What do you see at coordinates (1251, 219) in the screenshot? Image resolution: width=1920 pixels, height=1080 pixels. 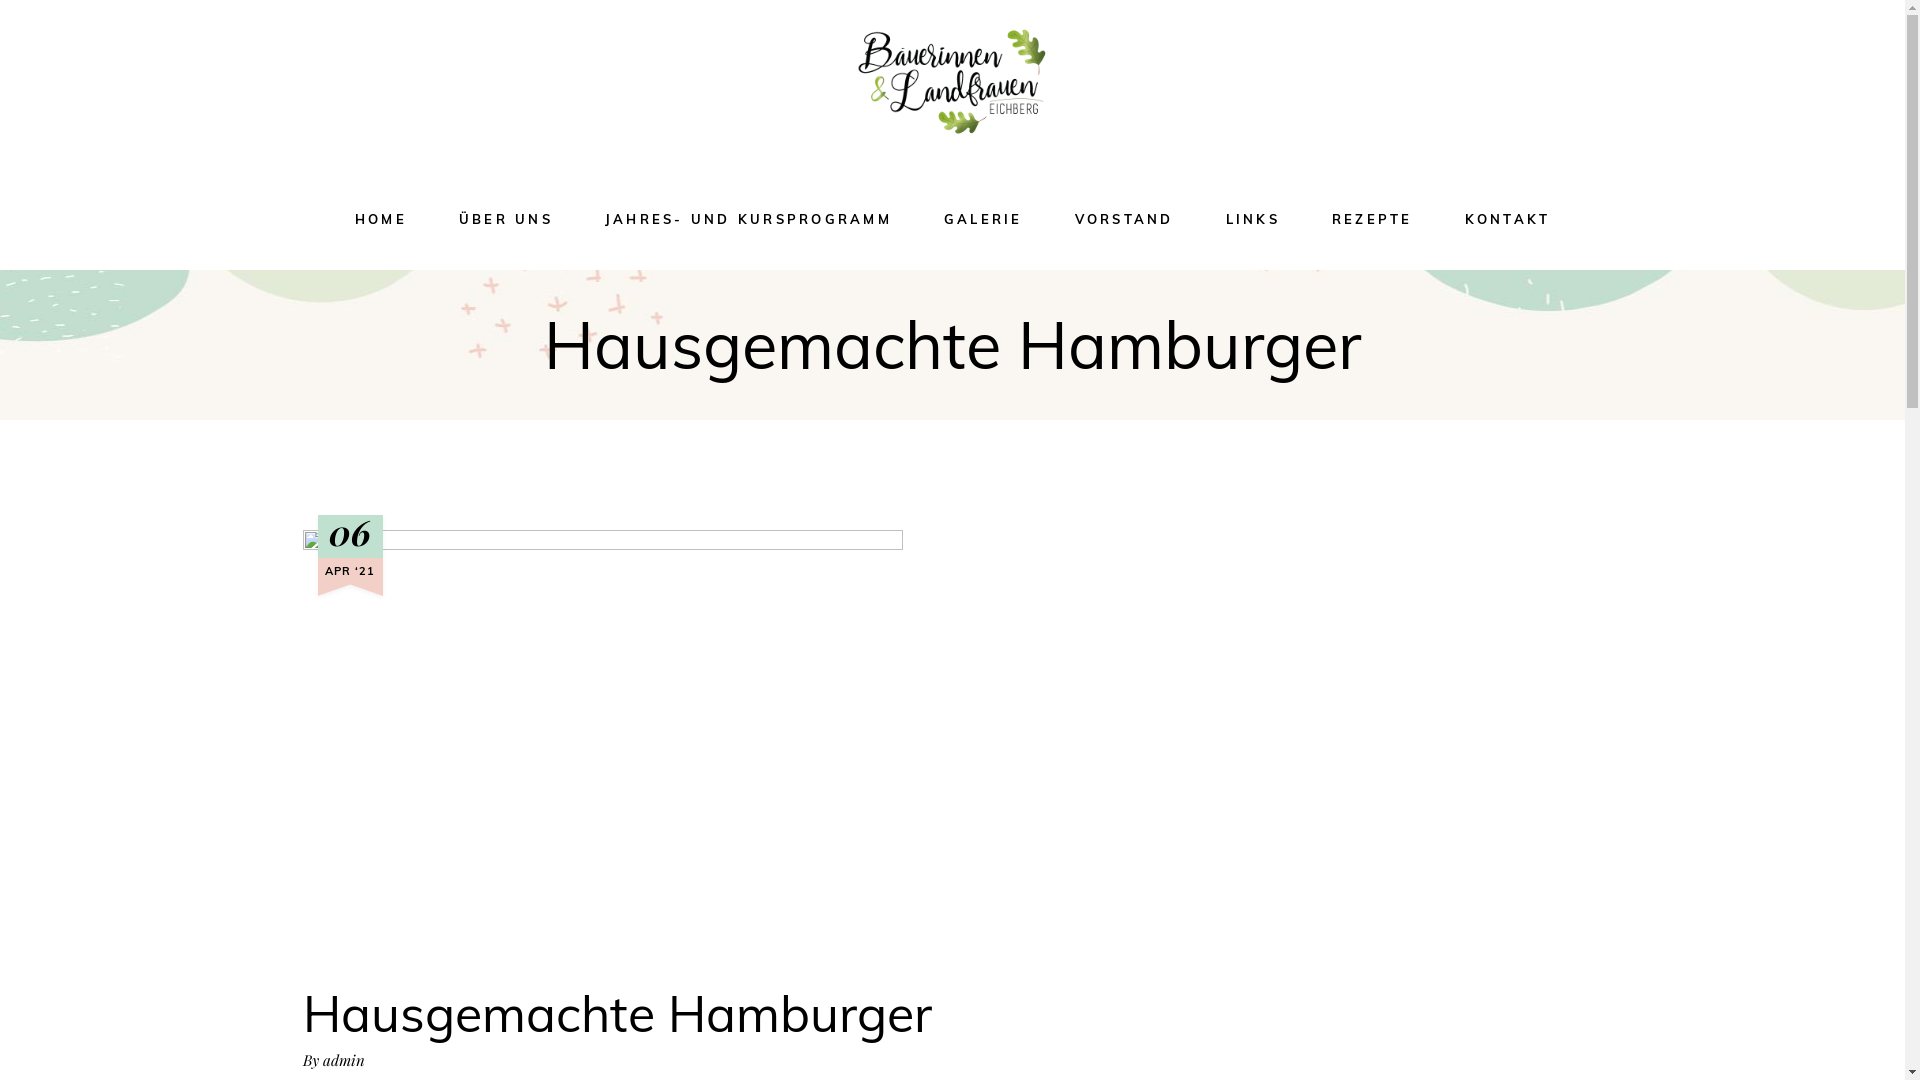 I see `'LINKS'` at bounding box center [1251, 219].